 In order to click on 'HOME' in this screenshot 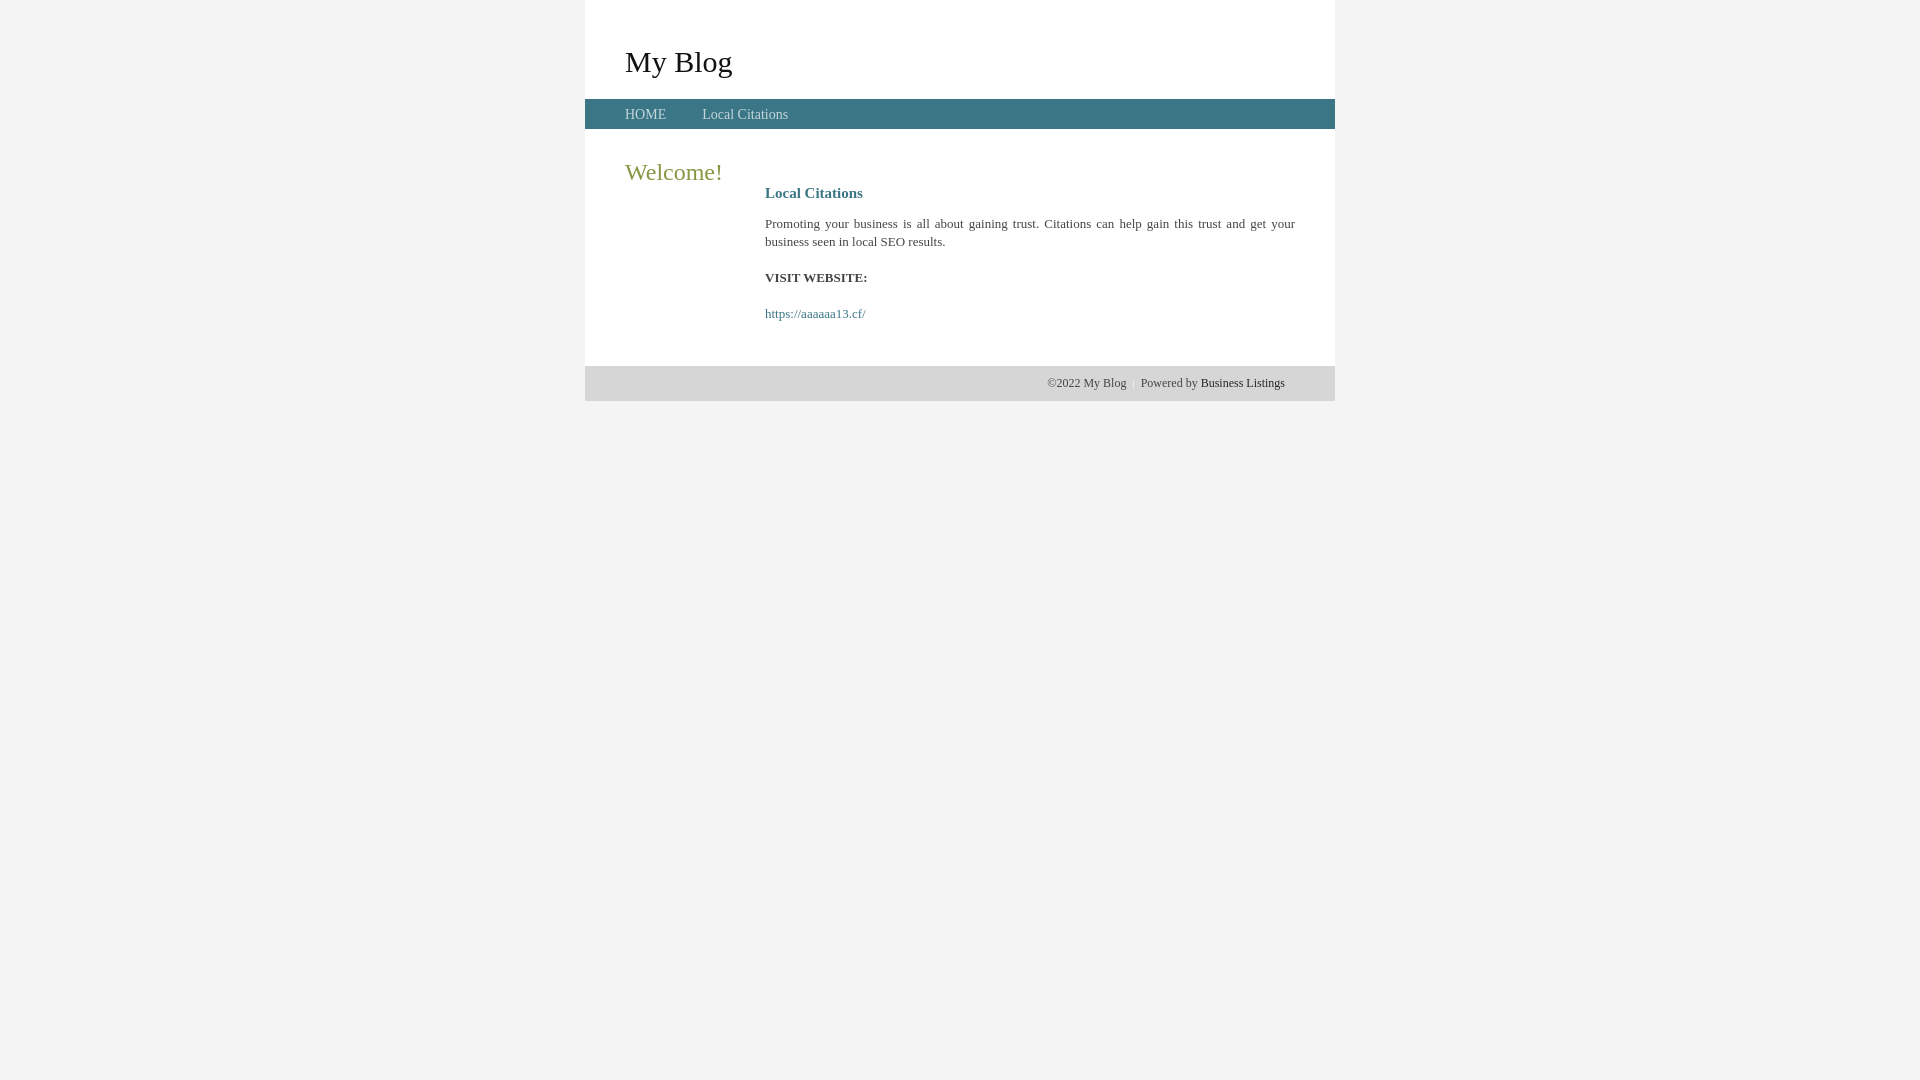, I will do `click(645, 114)`.